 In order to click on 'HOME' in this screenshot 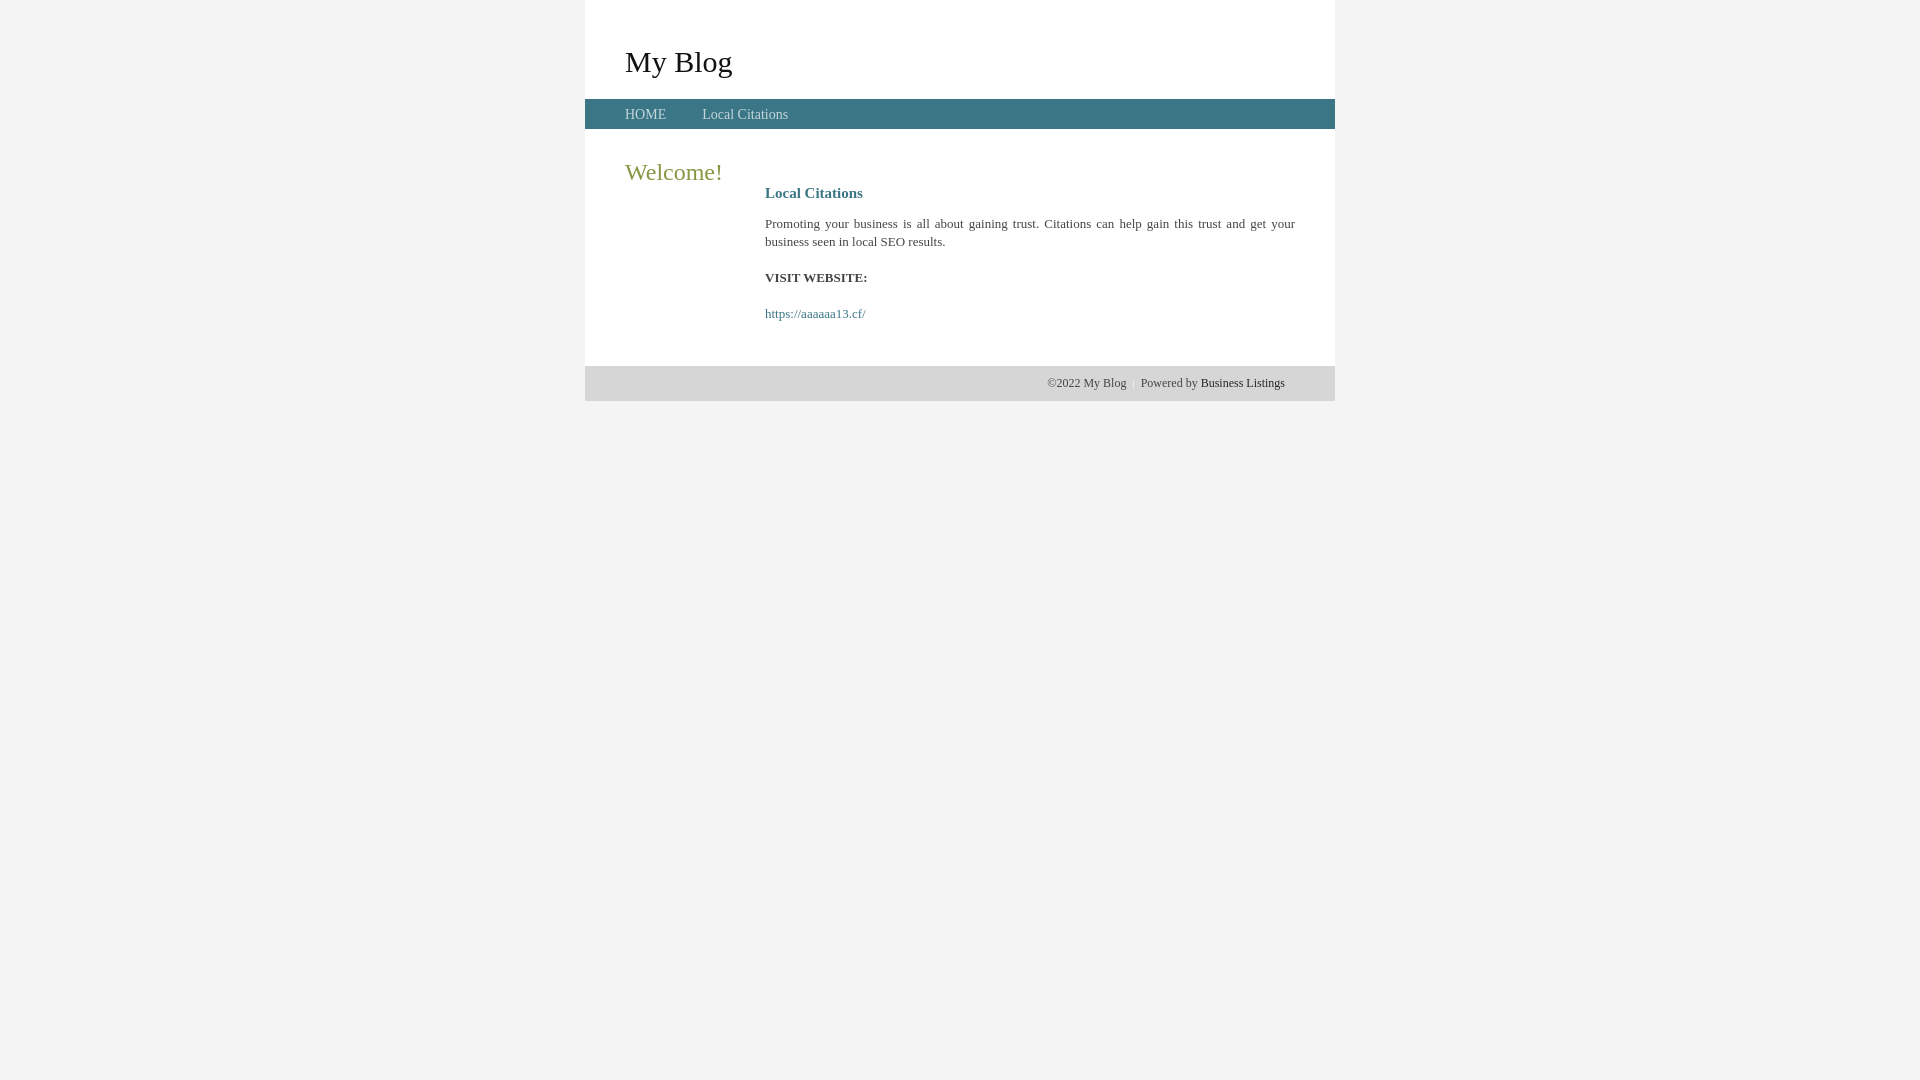, I will do `click(645, 114)`.